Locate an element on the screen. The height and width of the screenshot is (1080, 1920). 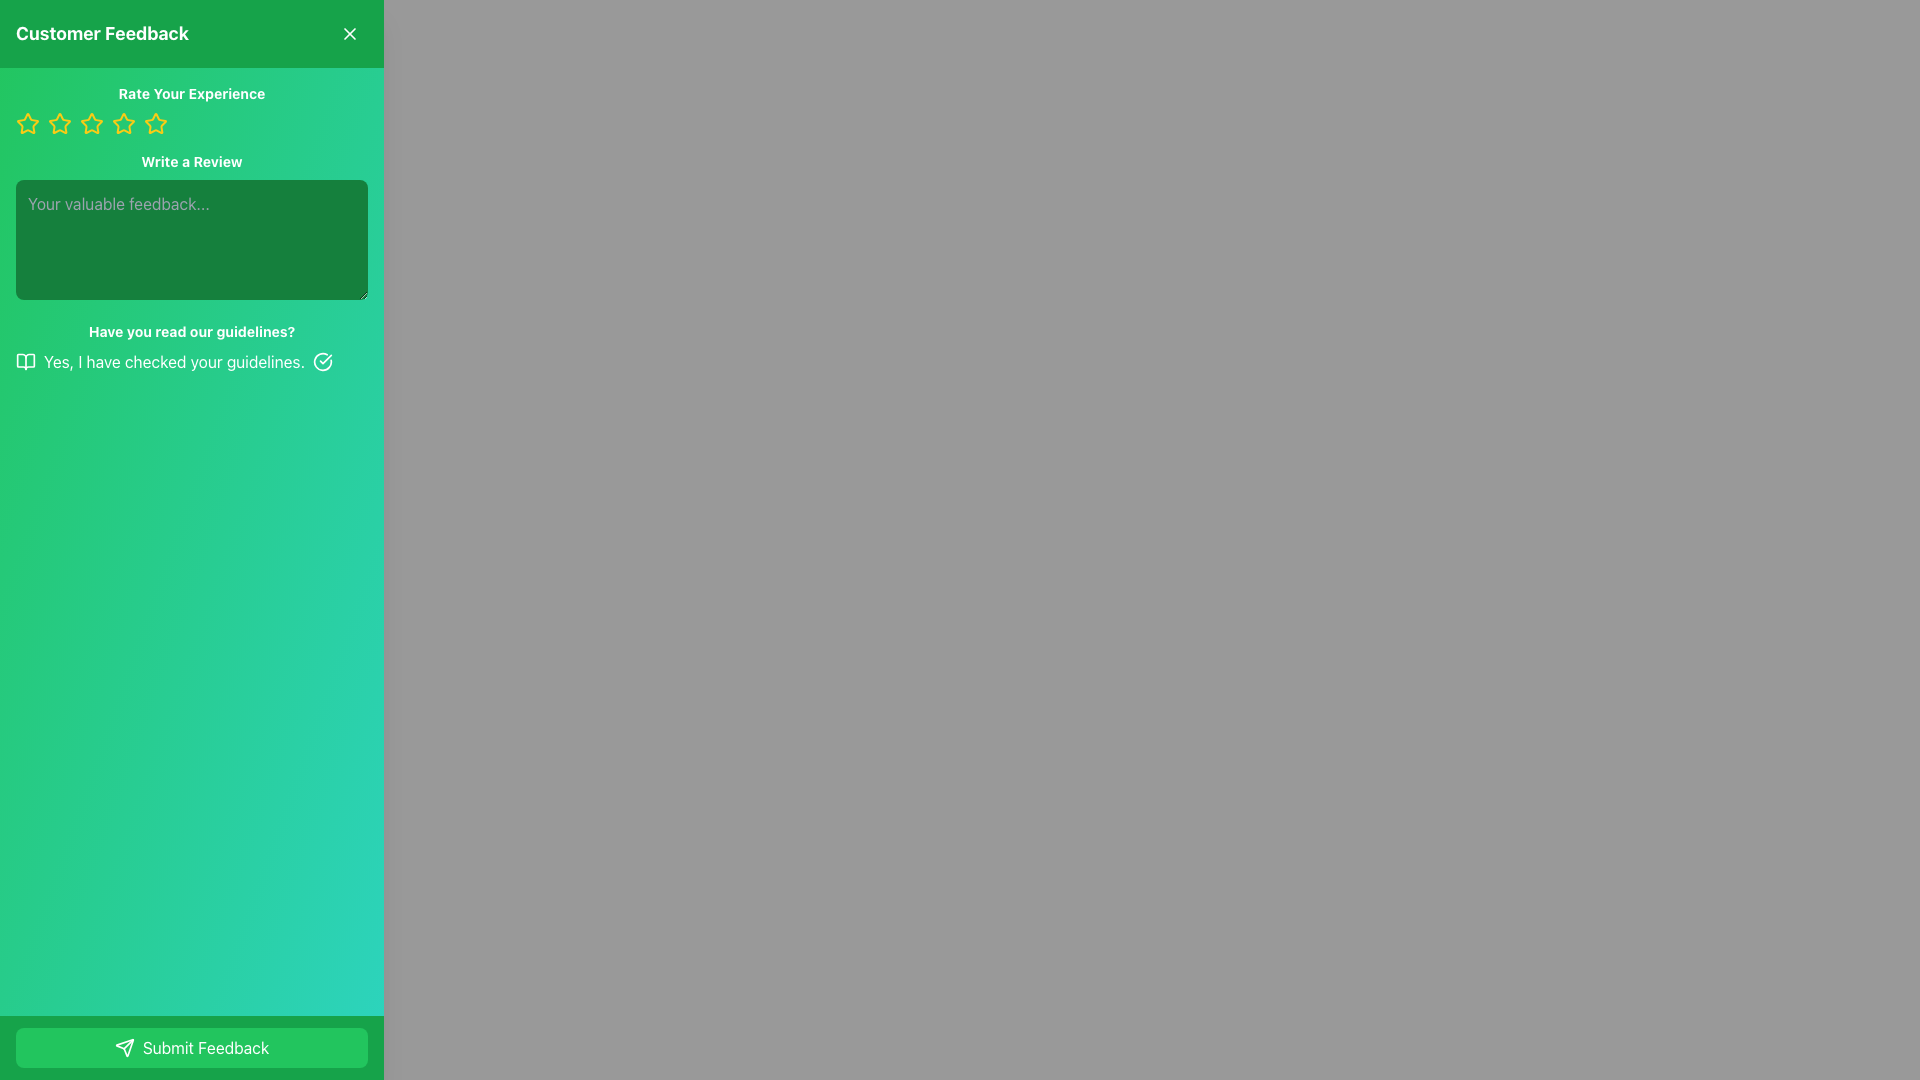
the third star icon under the title 'Rate Your Experience' in the green feedback form to provide a rating is located at coordinates (123, 123).